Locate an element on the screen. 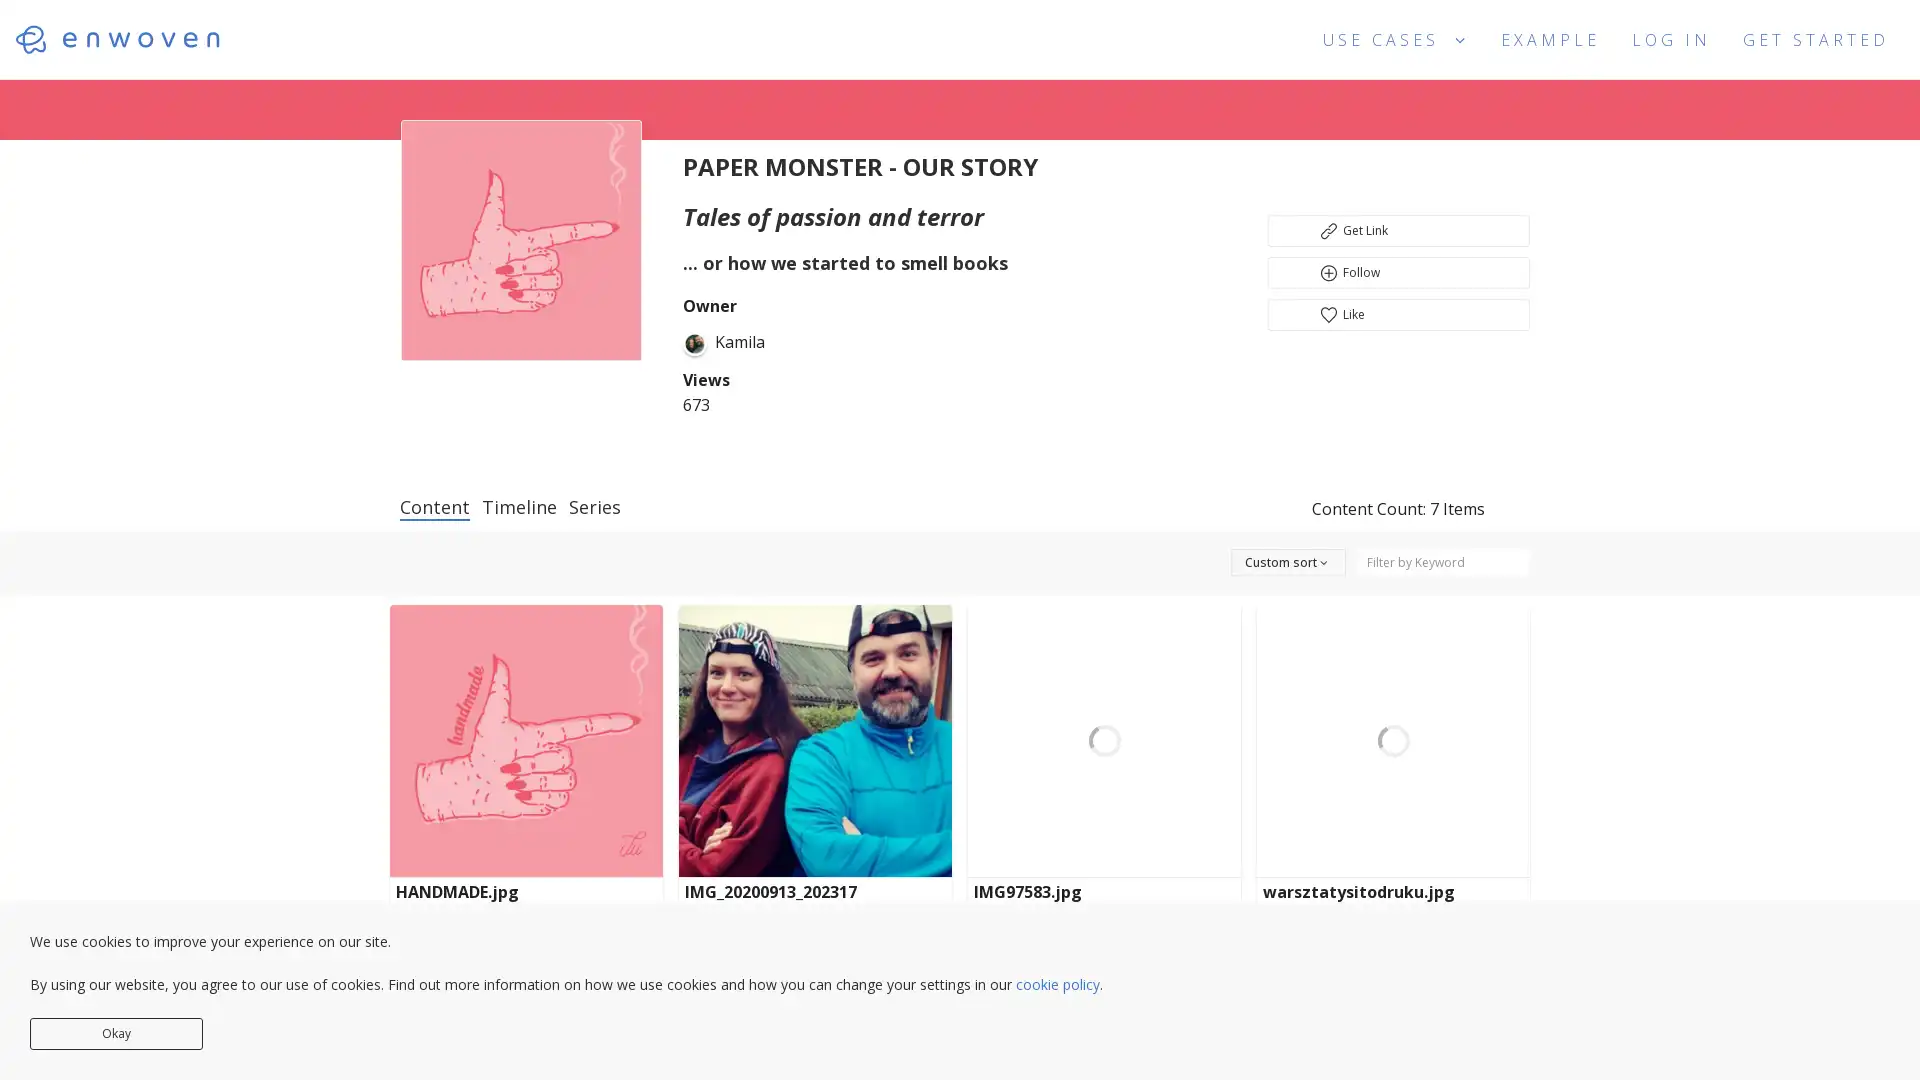 The image size is (1920, 1080). Like is located at coordinates (1397, 315).